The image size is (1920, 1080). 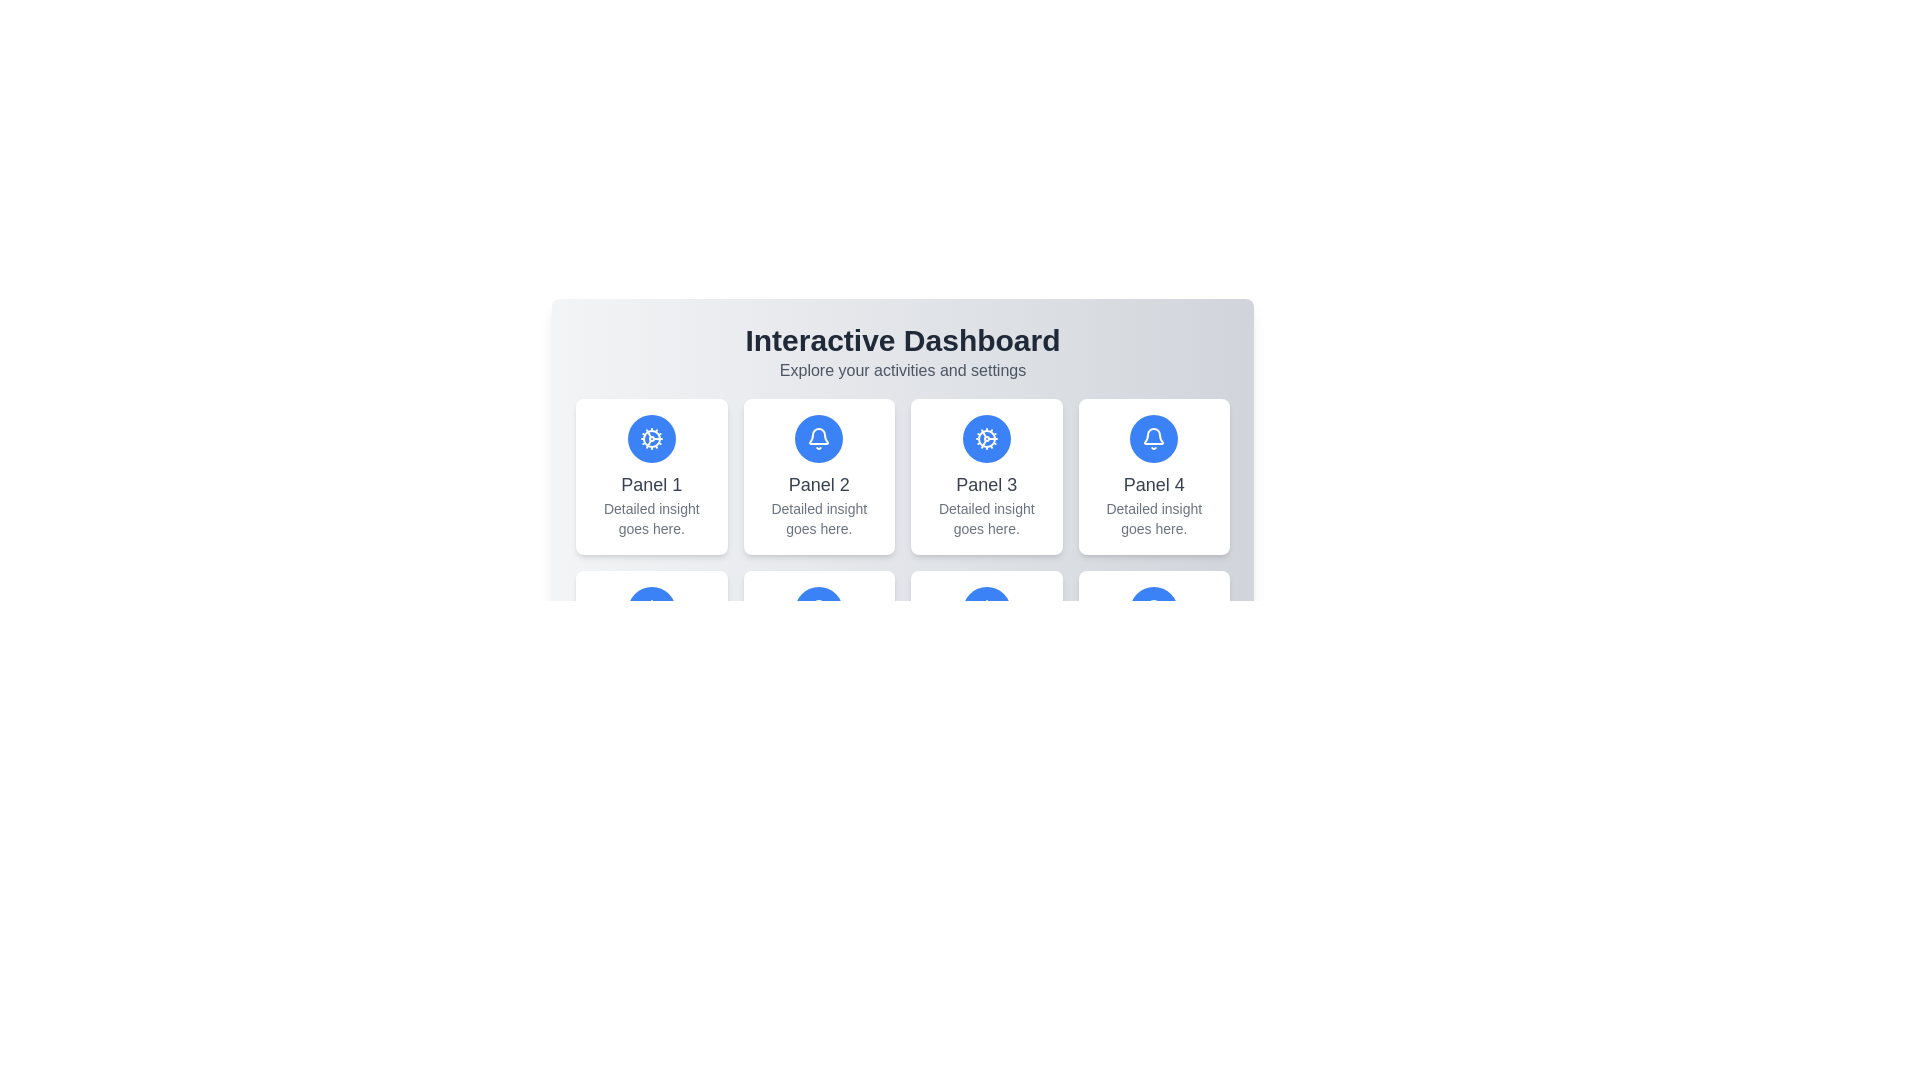 I want to click on the circular button with a blue background and a white cogwheel icon located at the upper portion of 'Panel 7', so click(x=986, y=609).